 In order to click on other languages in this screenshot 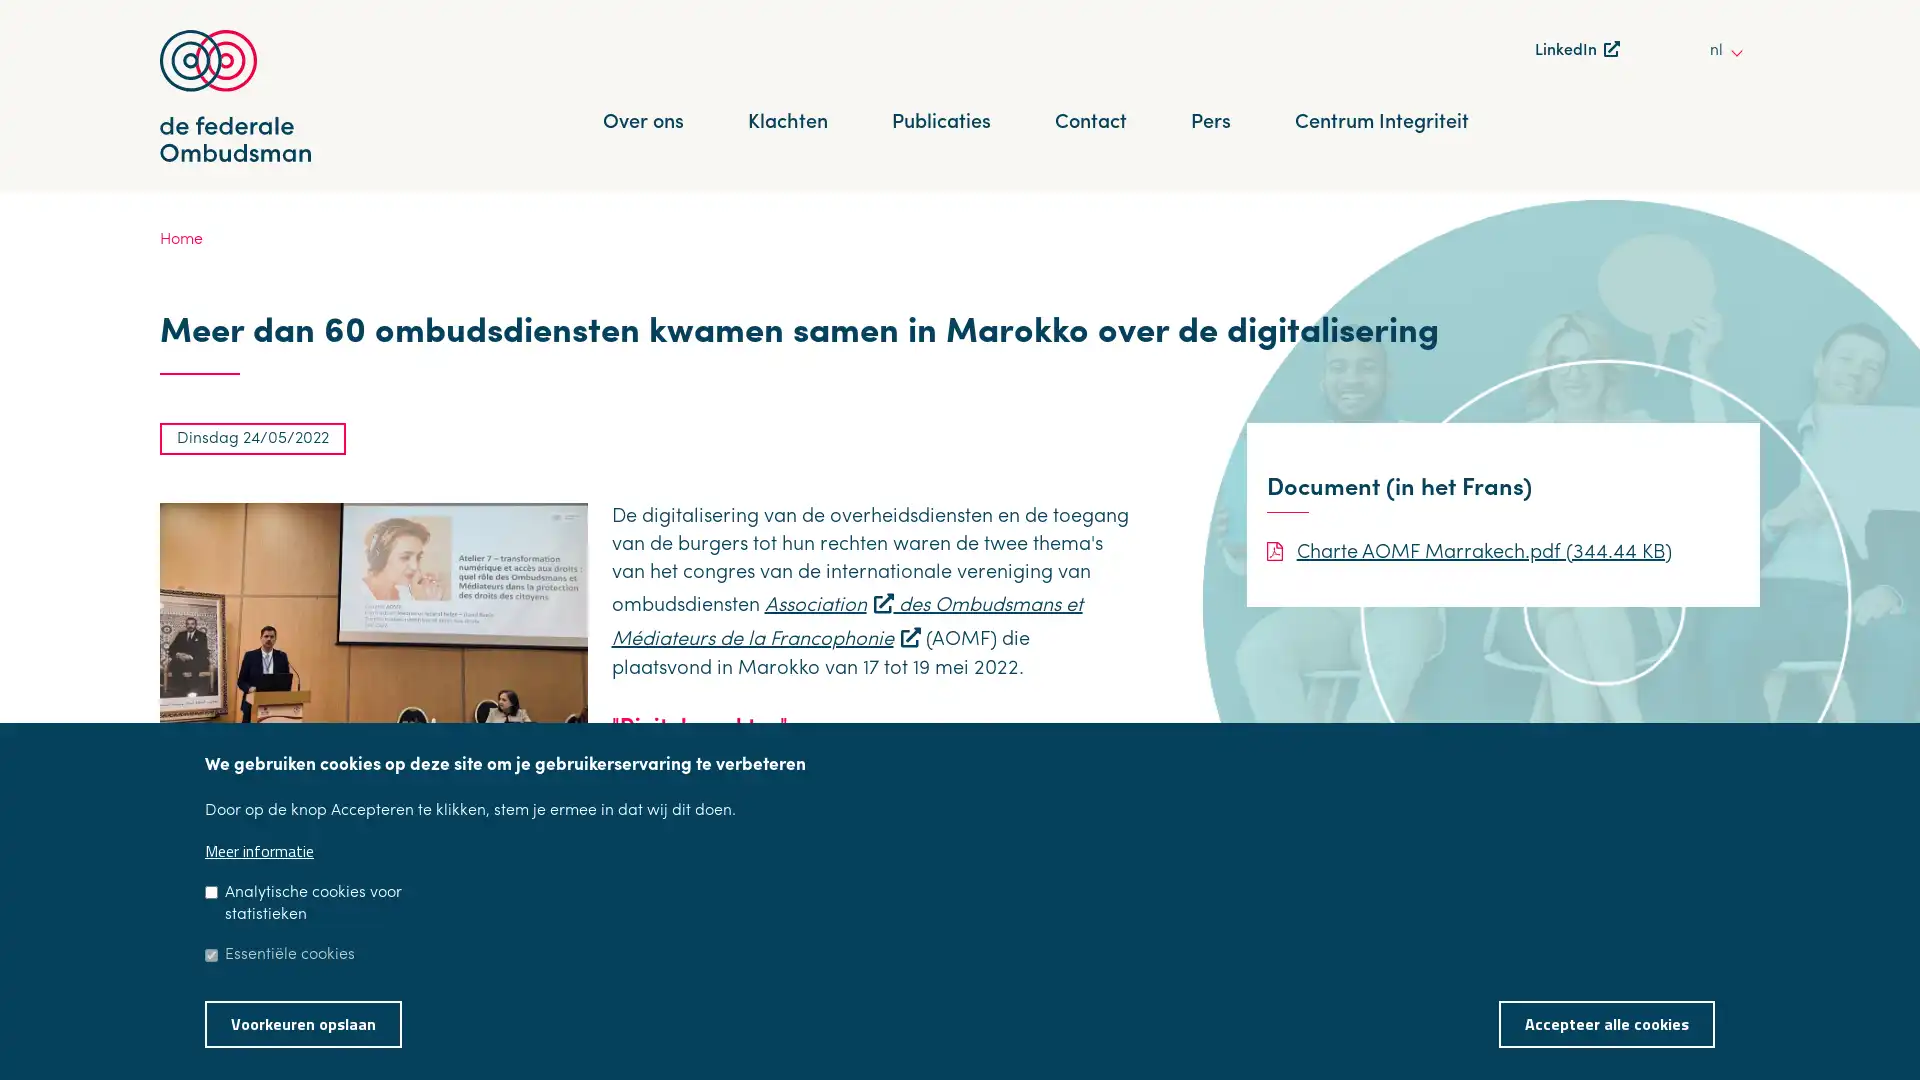, I will do `click(1741, 49)`.